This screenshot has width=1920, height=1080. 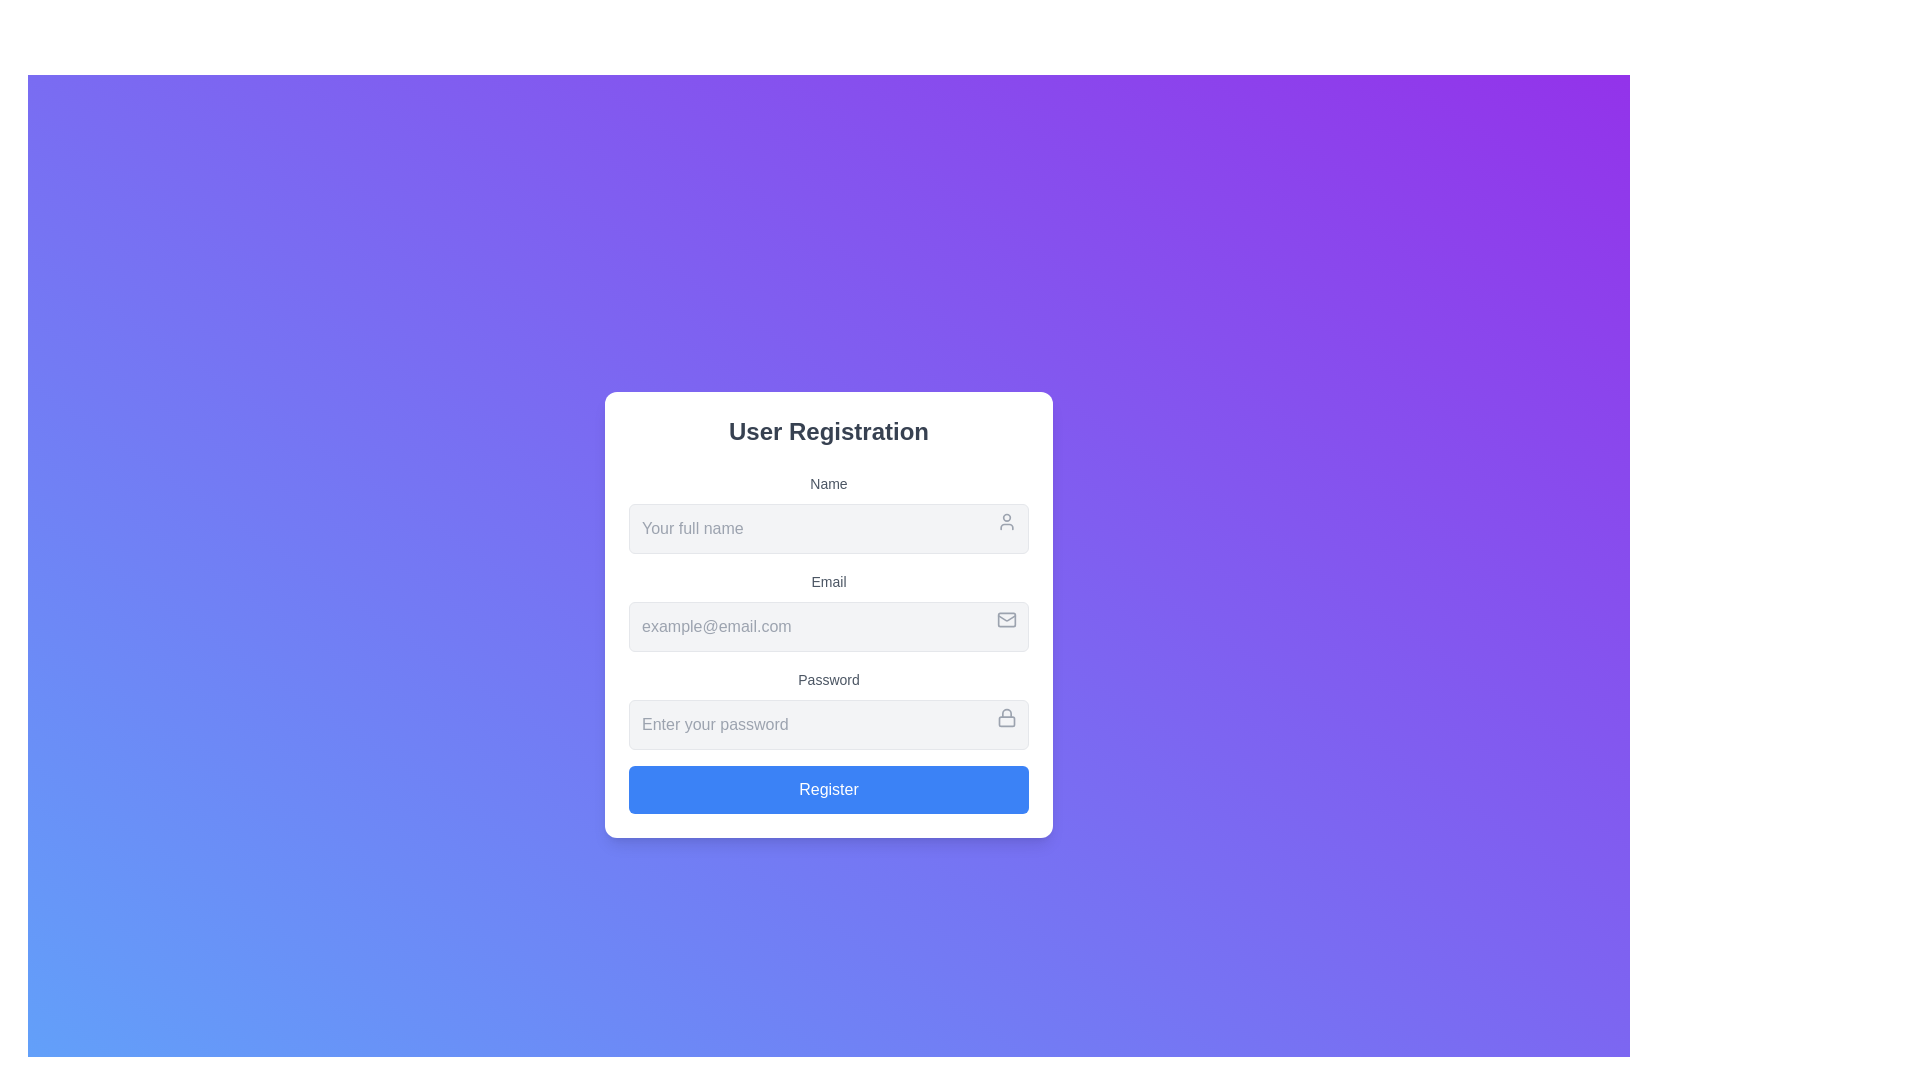 I want to click on the lock icon, which is a gray line-style SVG located to the far right of the password input field and aligned vertically with it, so click(x=1007, y=716).